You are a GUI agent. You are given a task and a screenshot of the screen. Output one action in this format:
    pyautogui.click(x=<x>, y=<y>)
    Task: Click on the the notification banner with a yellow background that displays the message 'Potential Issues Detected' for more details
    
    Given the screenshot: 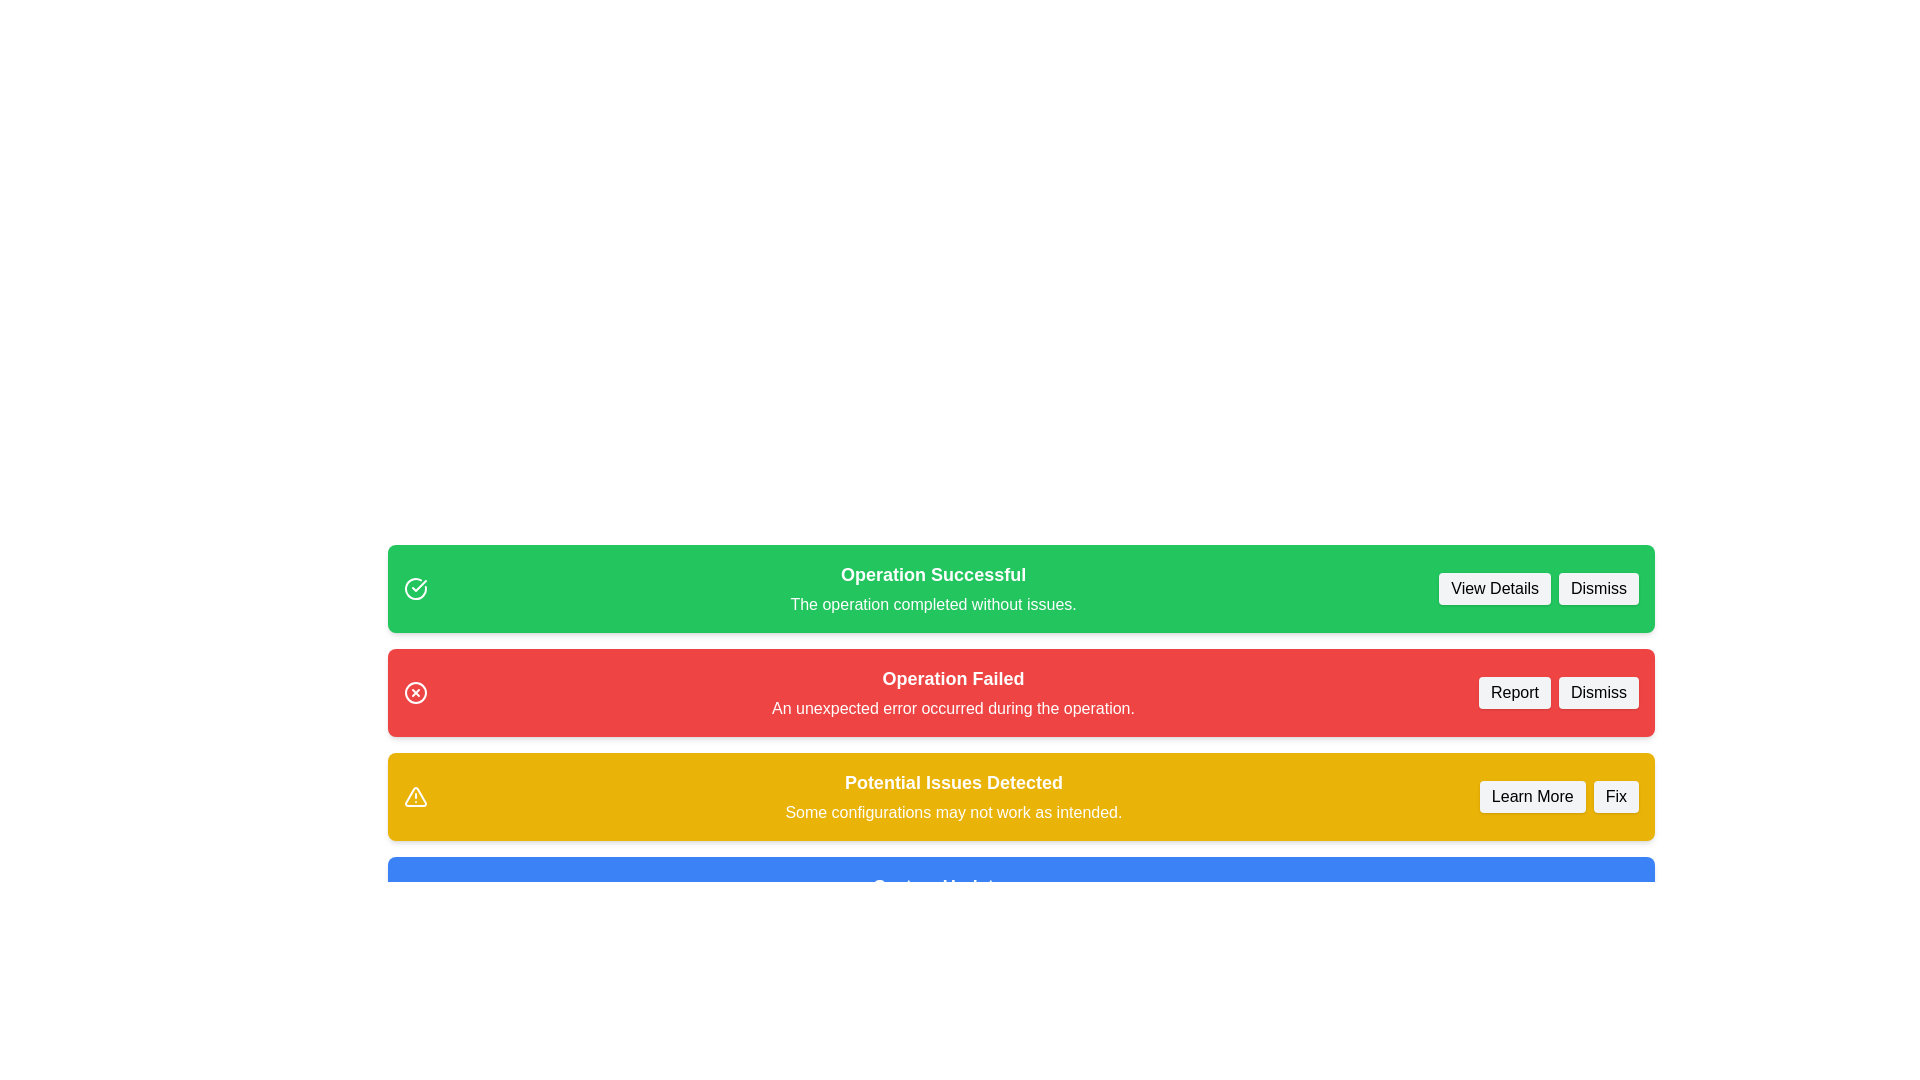 What is the action you would take?
    pyautogui.click(x=1021, y=796)
    